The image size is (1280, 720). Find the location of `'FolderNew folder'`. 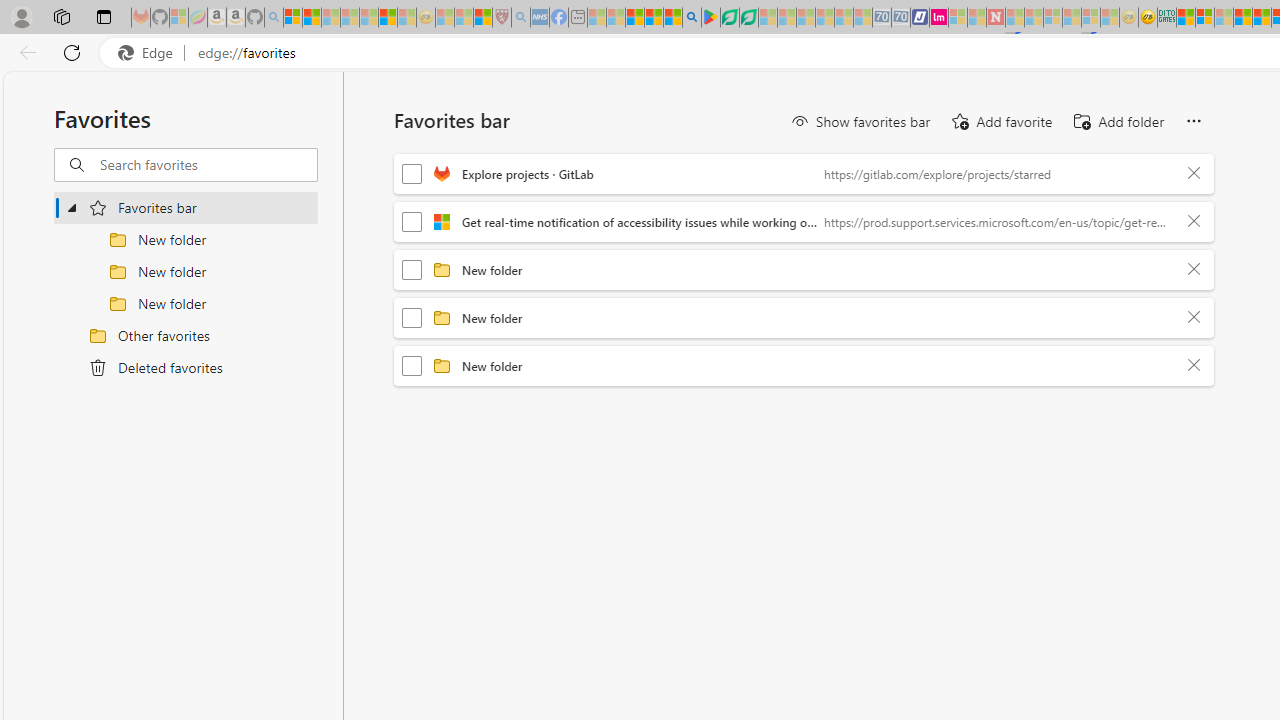

'FolderNew folder' is located at coordinates (803, 366).